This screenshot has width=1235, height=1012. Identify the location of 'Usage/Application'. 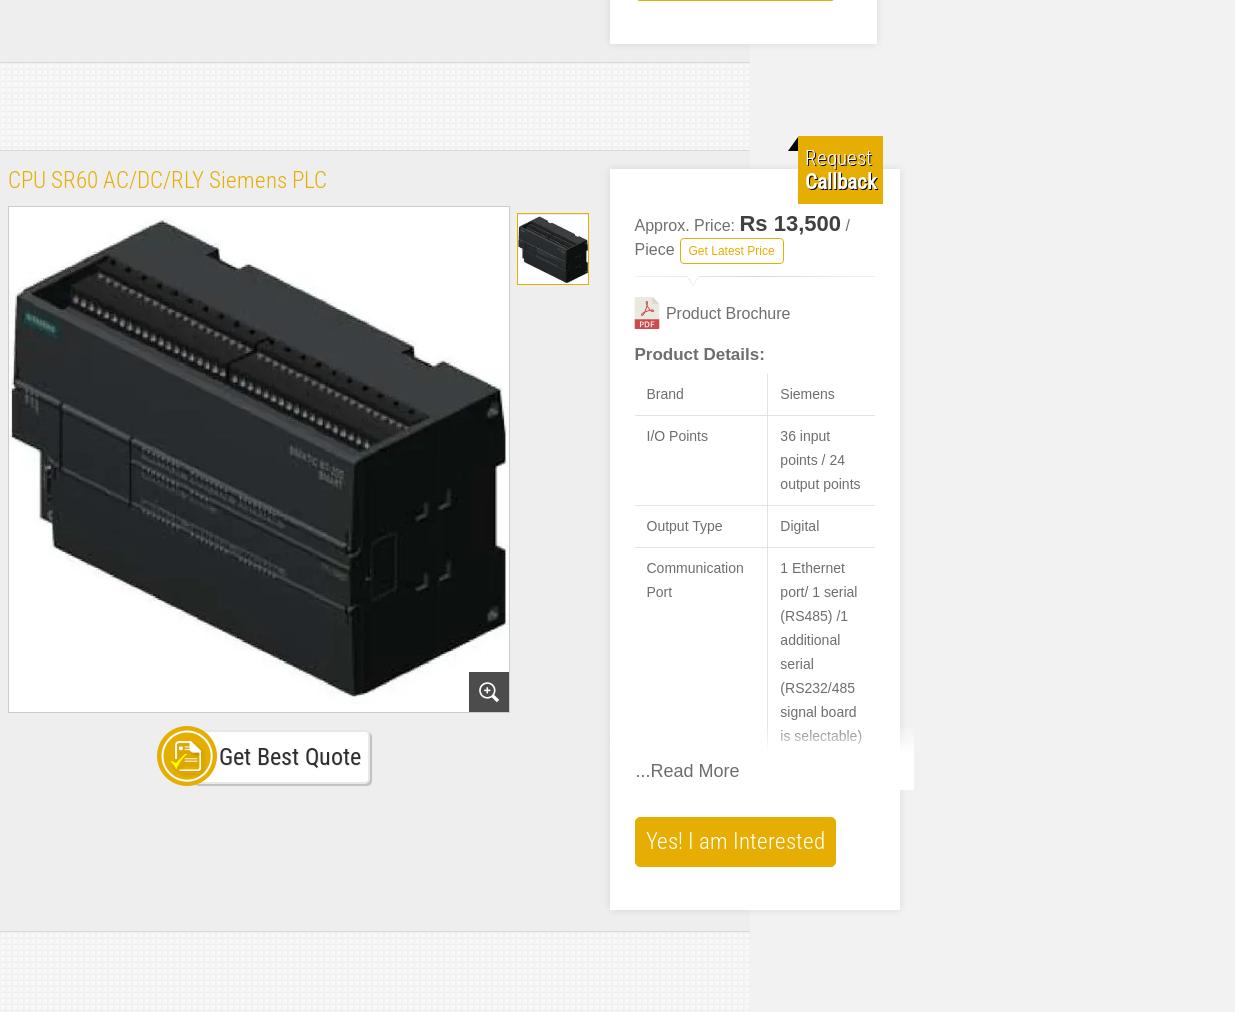
(702, 777).